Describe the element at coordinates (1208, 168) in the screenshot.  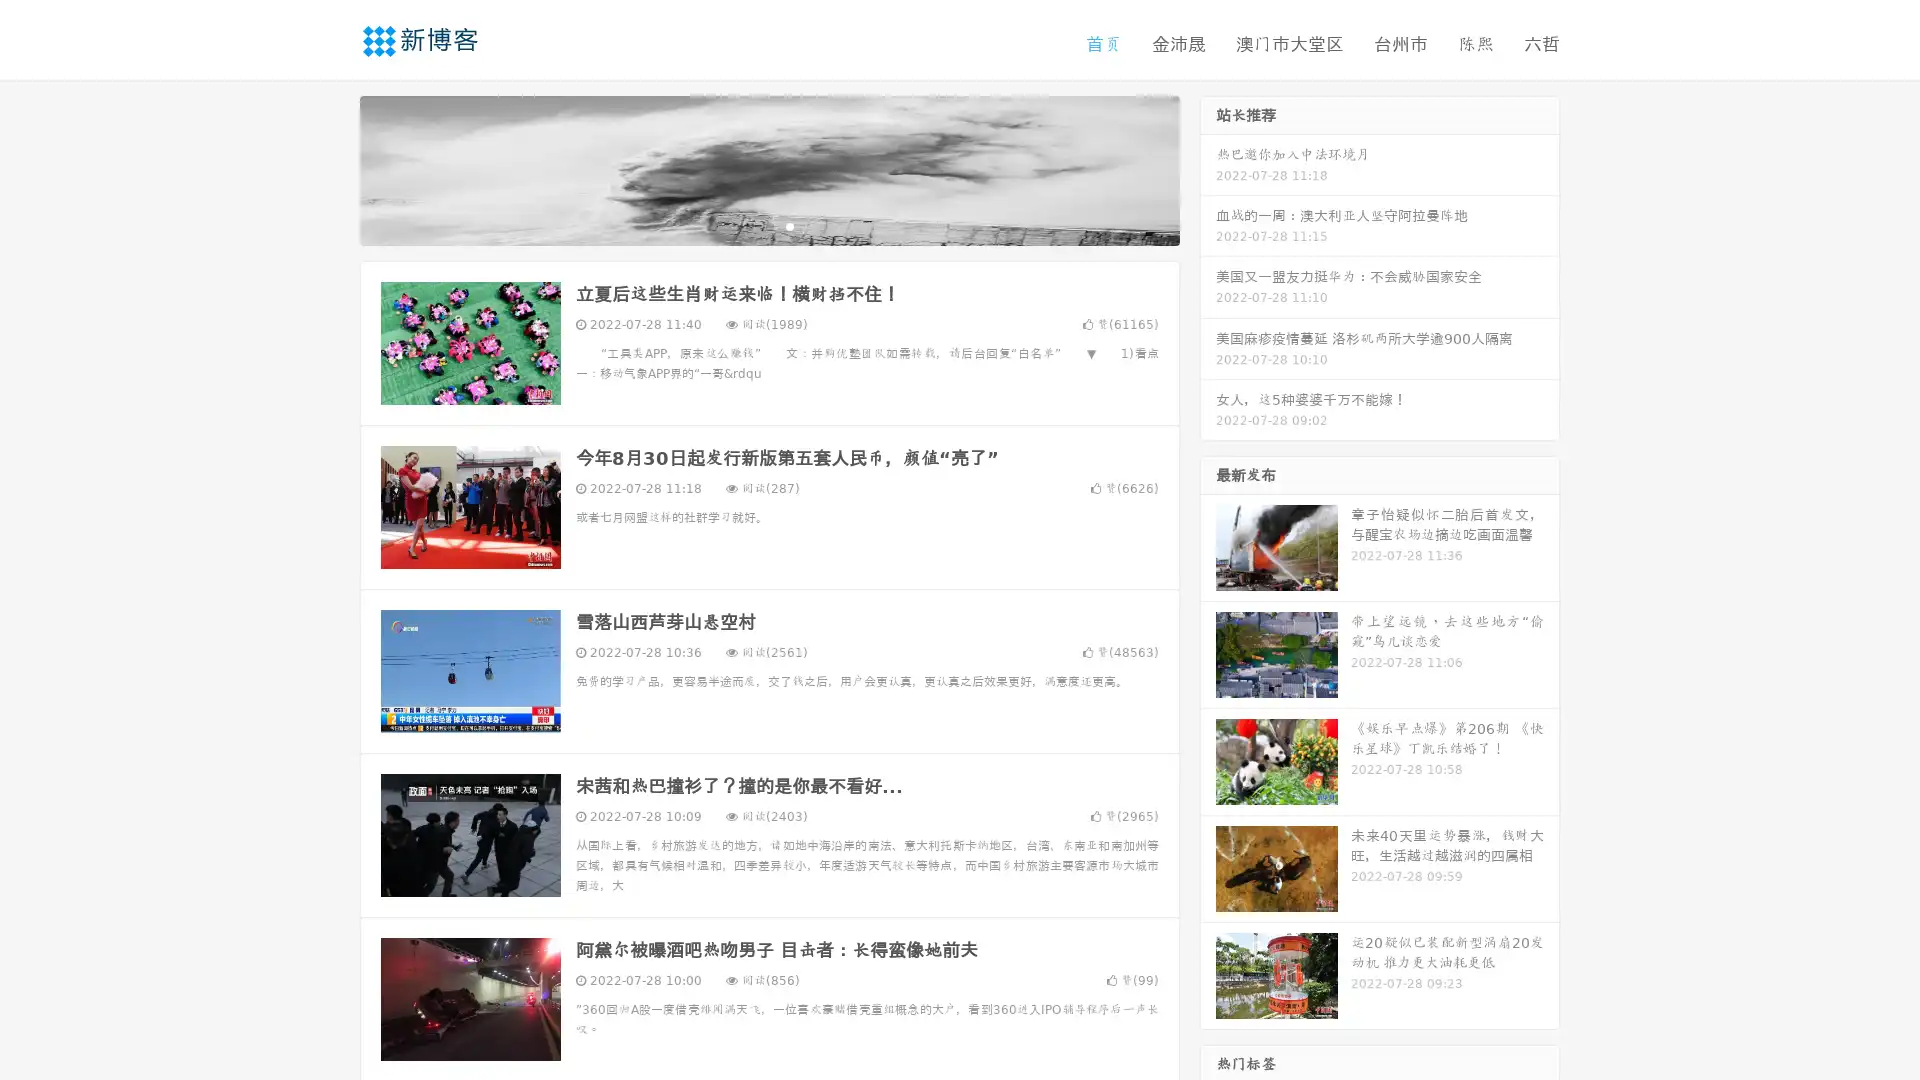
I see `Next slide` at that location.